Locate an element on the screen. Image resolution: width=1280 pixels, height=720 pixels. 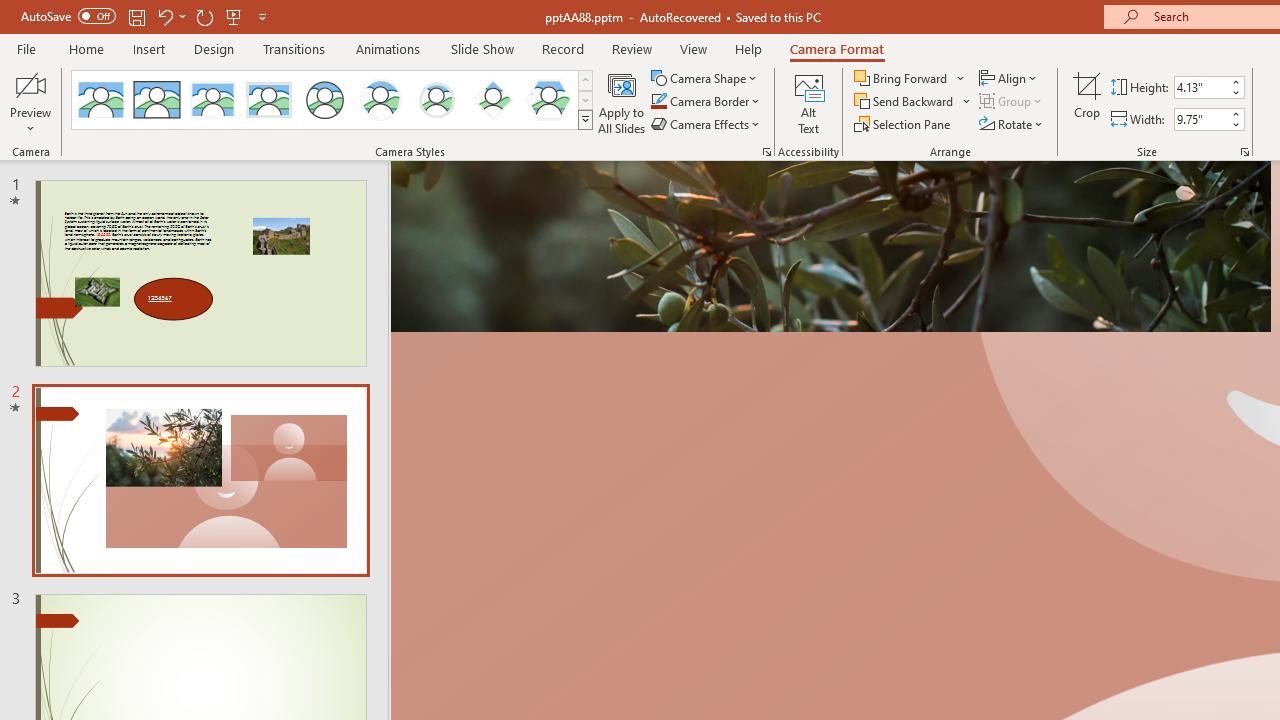
'Soft Edge Rectangle' is located at coordinates (267, 100).